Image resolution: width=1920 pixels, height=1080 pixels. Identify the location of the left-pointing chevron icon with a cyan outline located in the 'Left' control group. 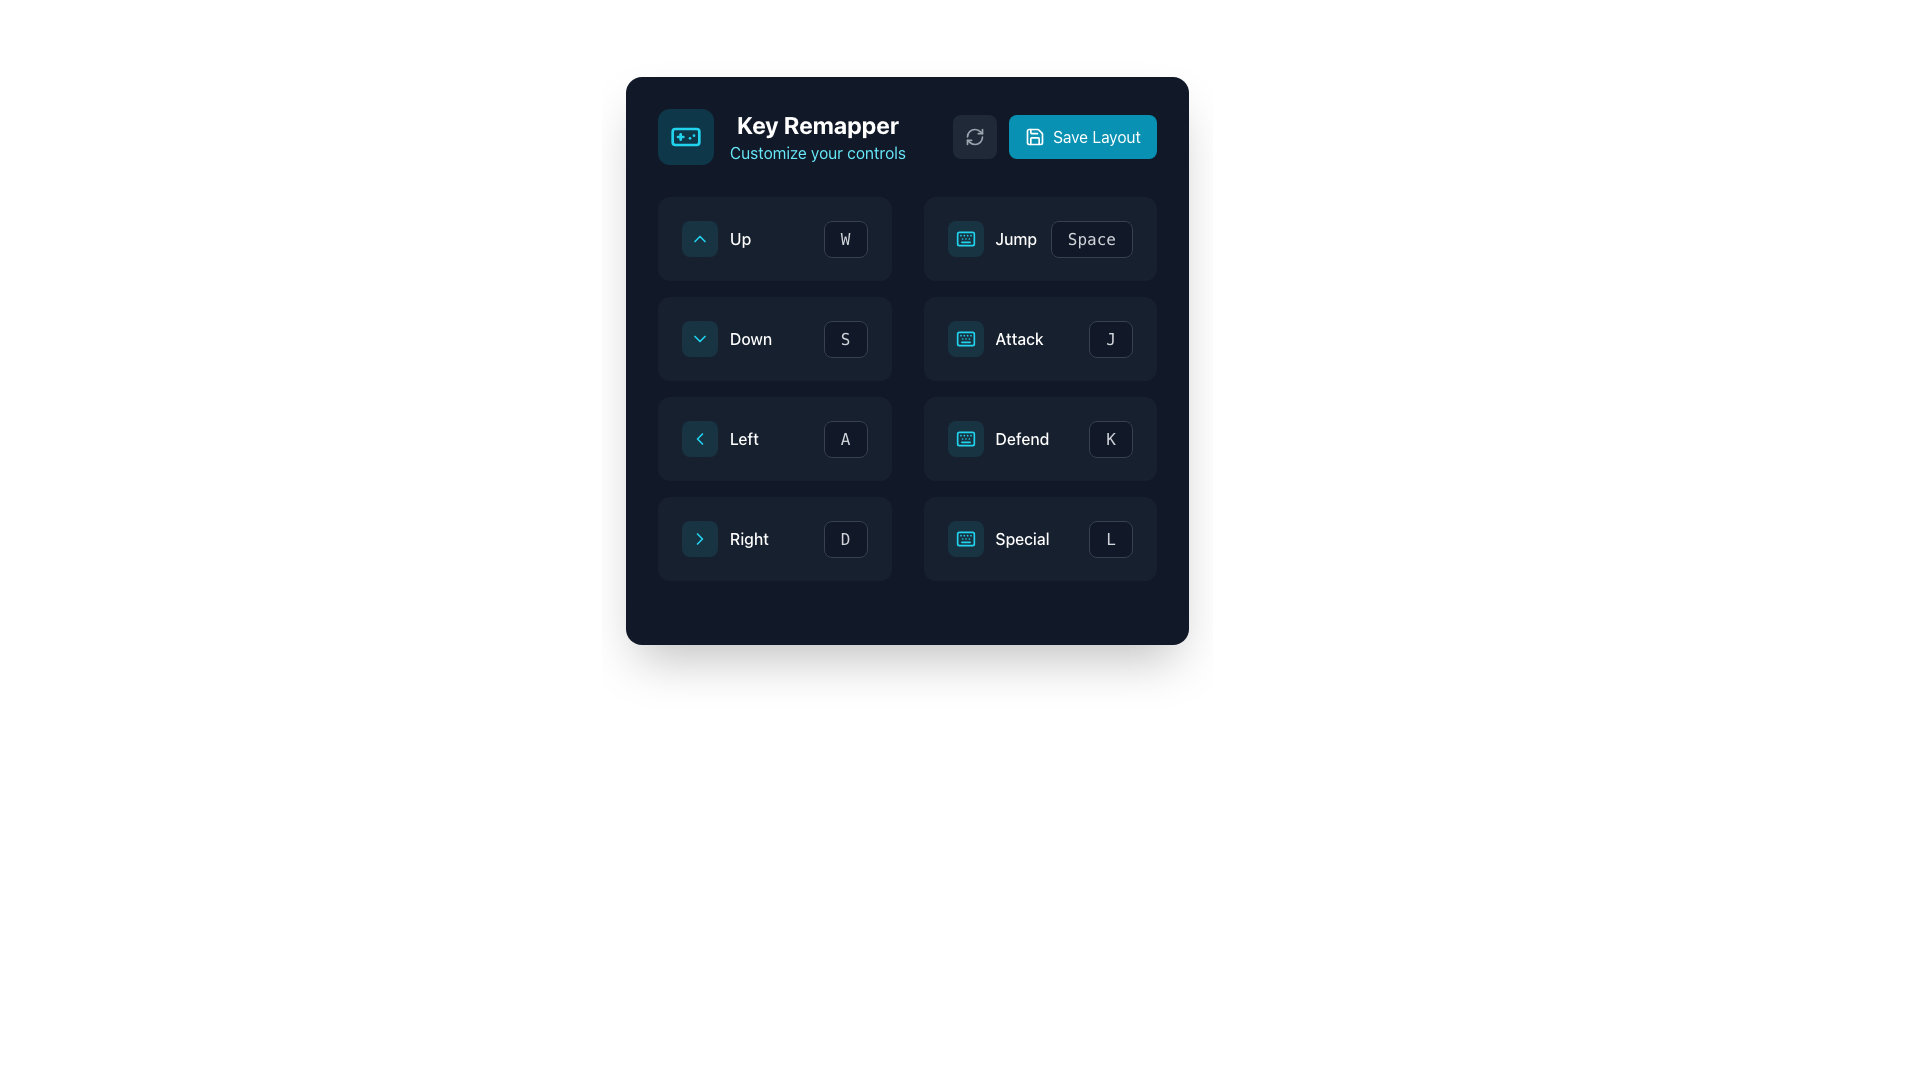
(700, 438).